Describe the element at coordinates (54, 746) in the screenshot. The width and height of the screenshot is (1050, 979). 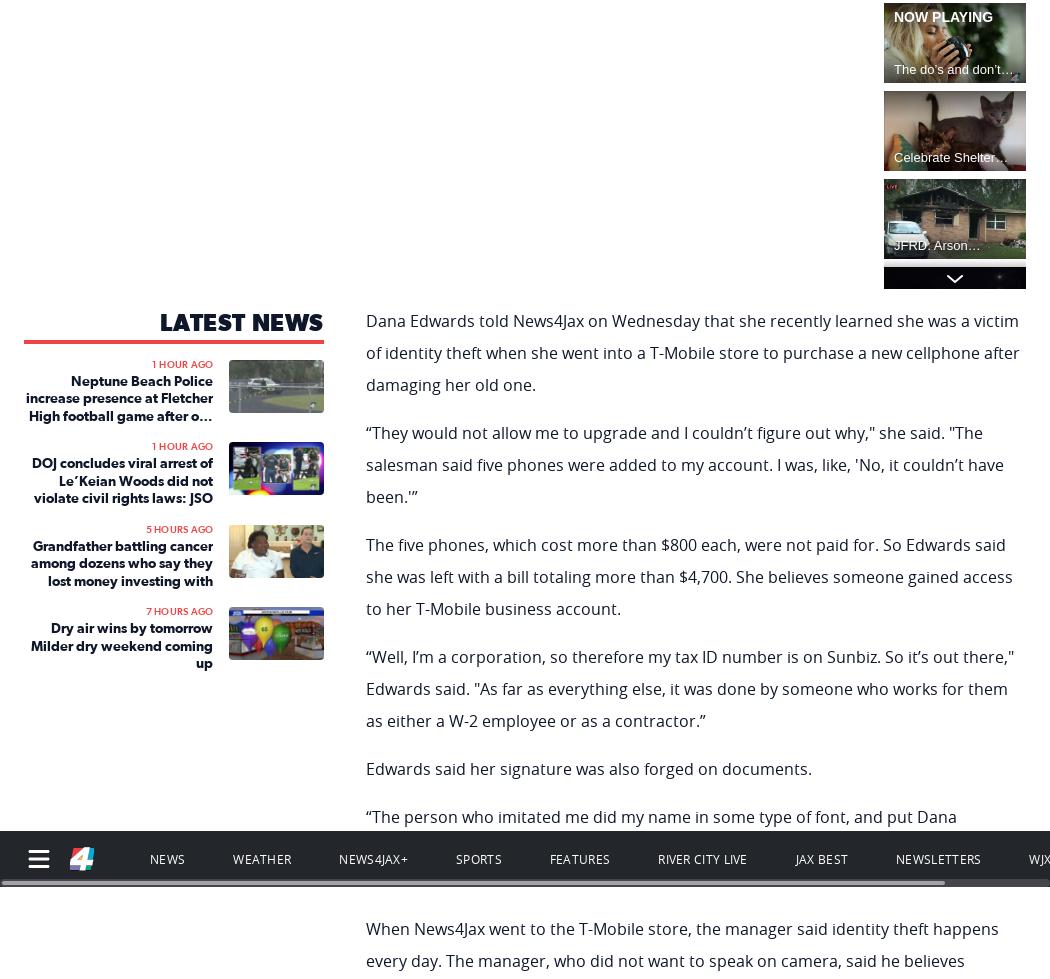
I see `'TV Listings'` at that location.